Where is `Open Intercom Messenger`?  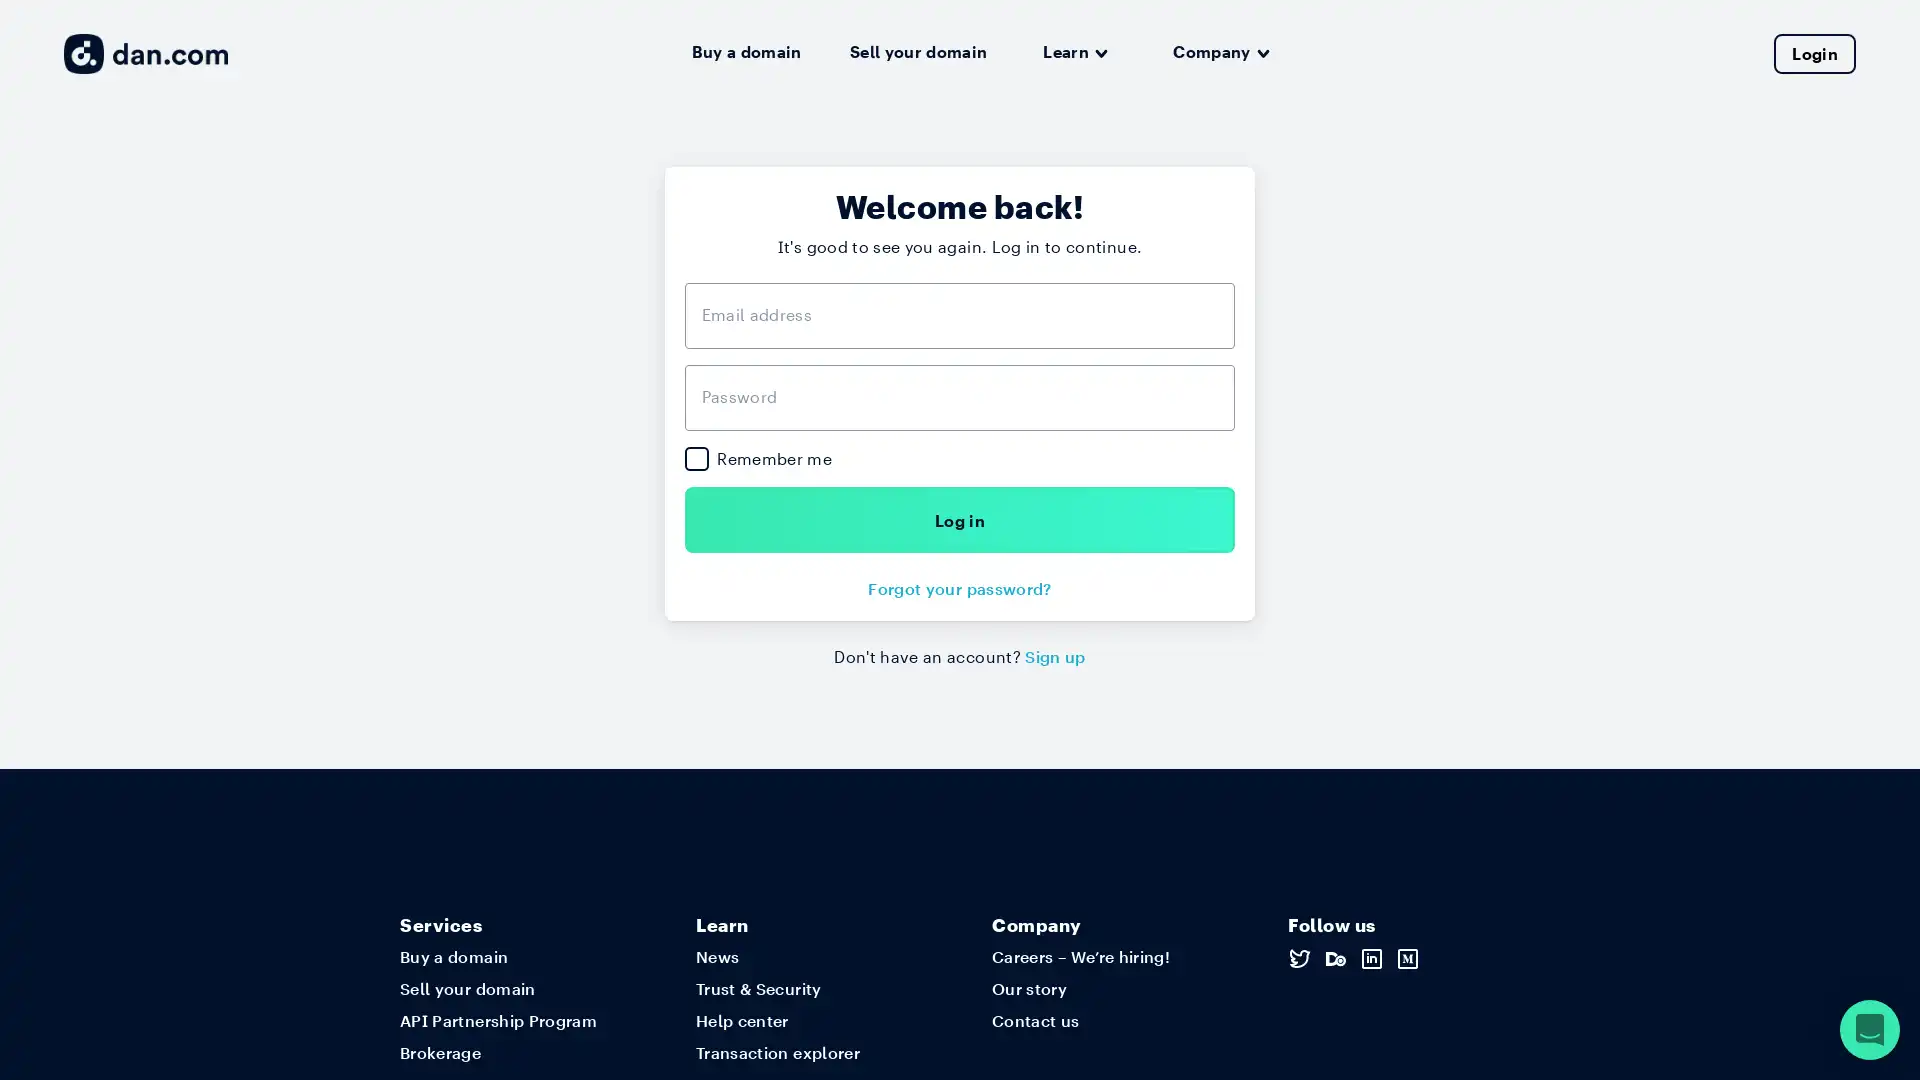 Open Intercom Messenger is located at coordinates (1869, 1029).